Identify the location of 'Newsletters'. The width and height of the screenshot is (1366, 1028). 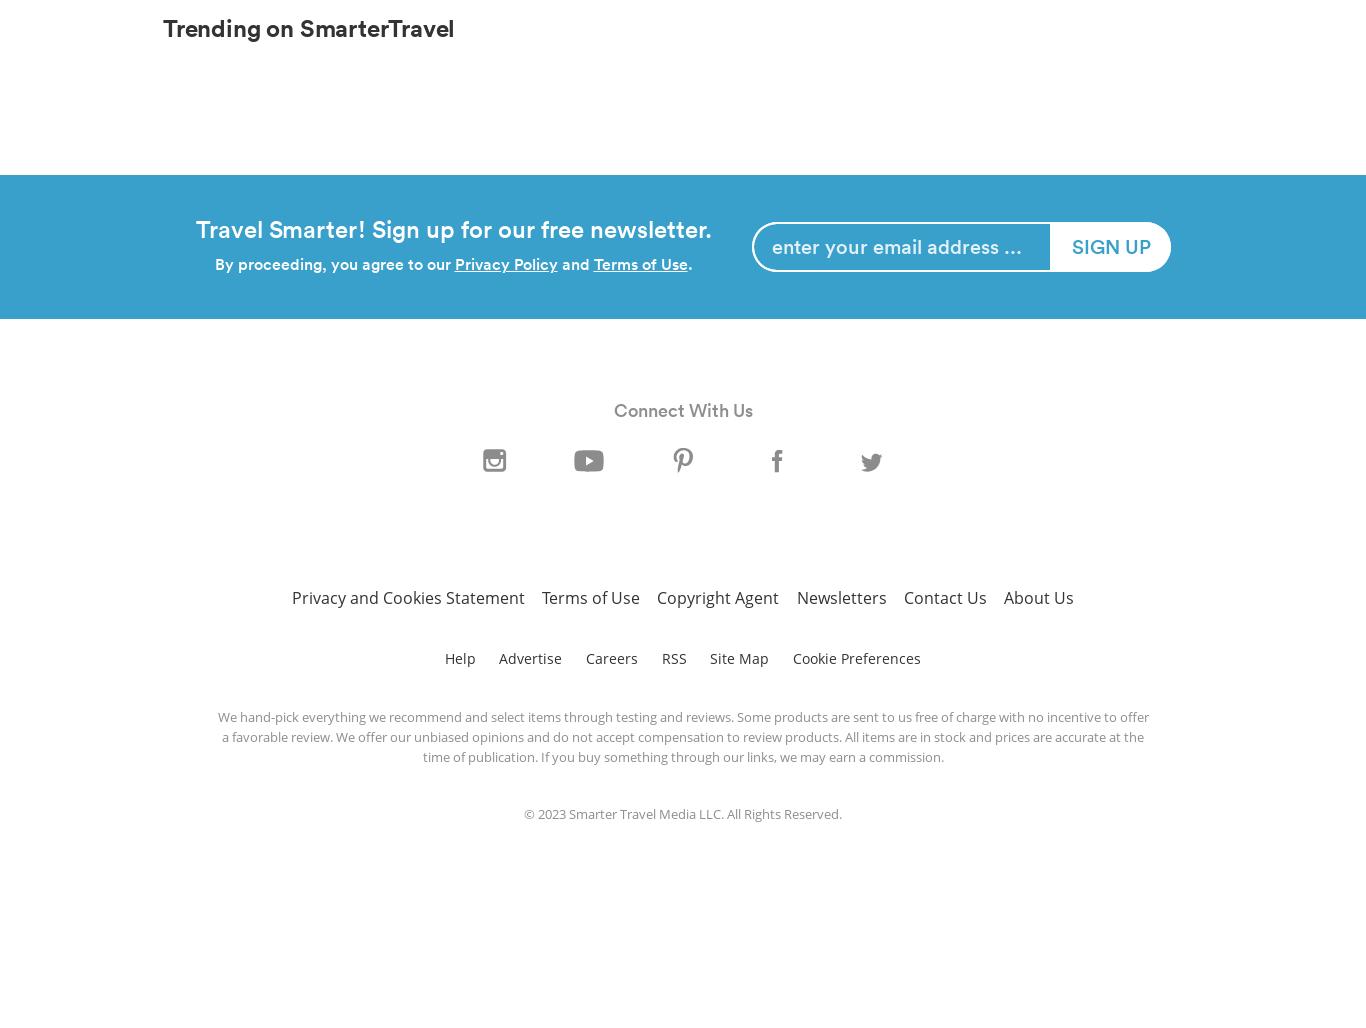
(795, 595).